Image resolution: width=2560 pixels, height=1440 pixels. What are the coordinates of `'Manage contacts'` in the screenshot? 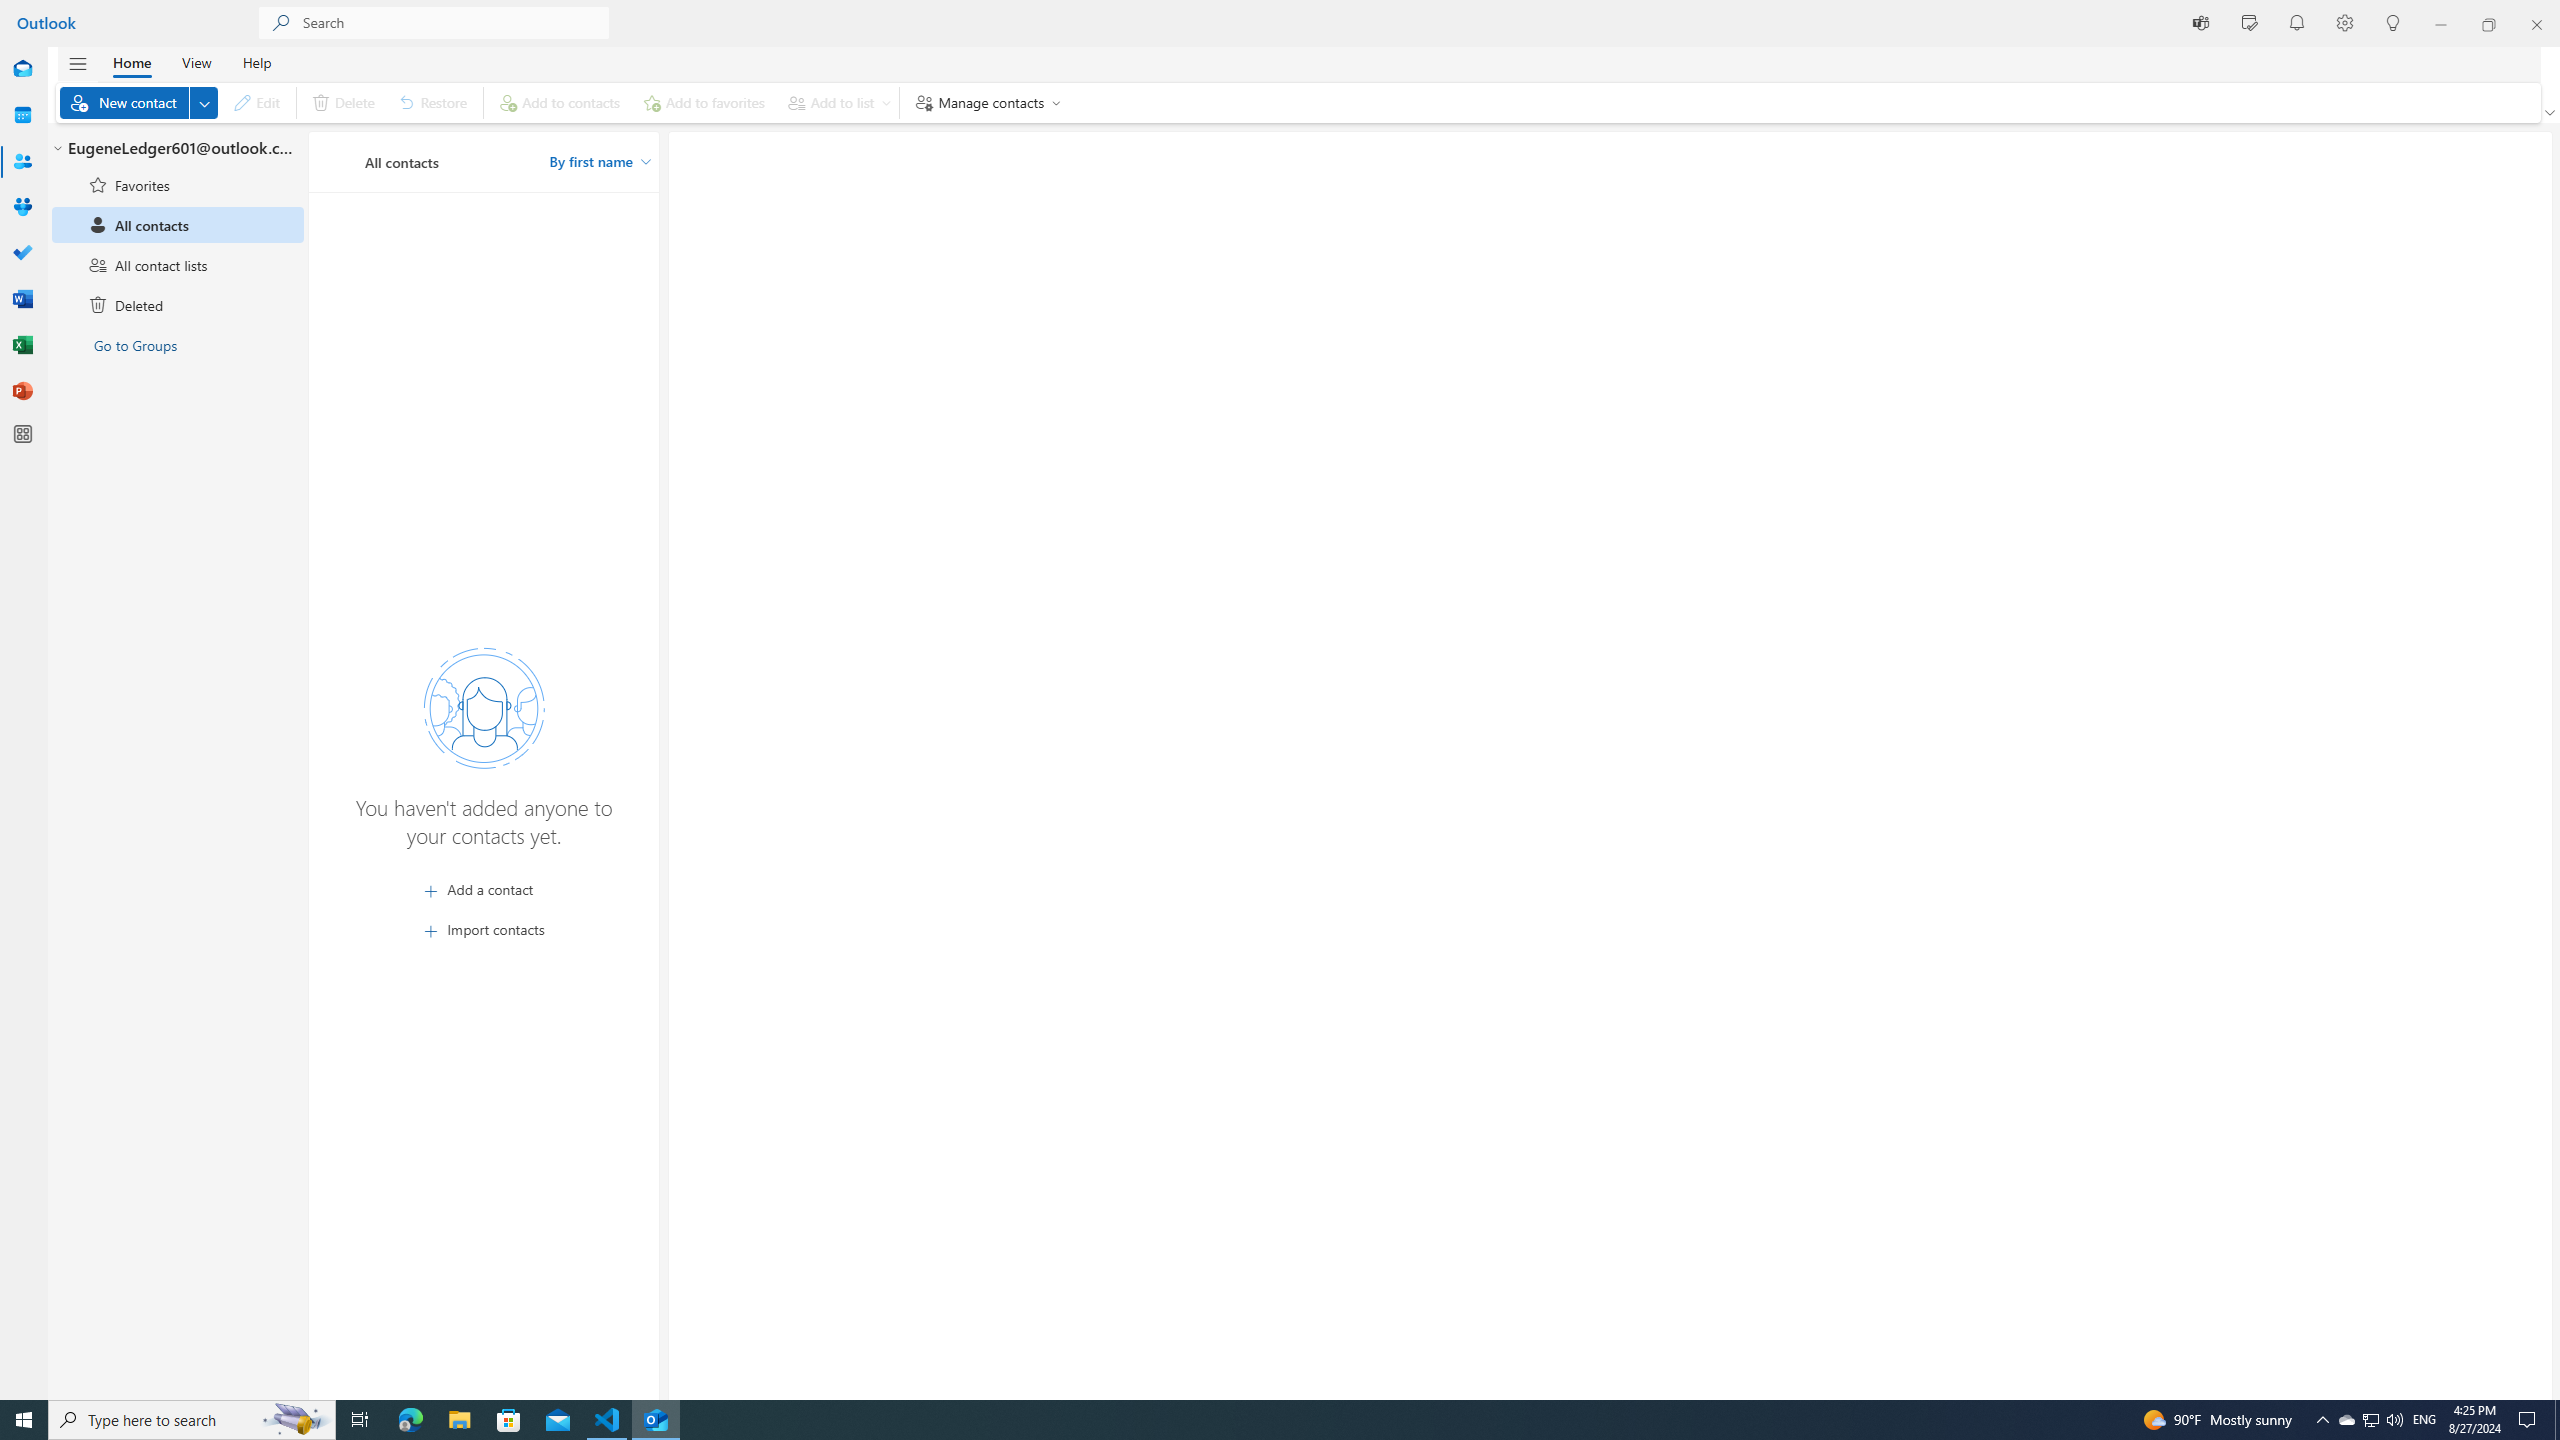 It's located at (983, 102).